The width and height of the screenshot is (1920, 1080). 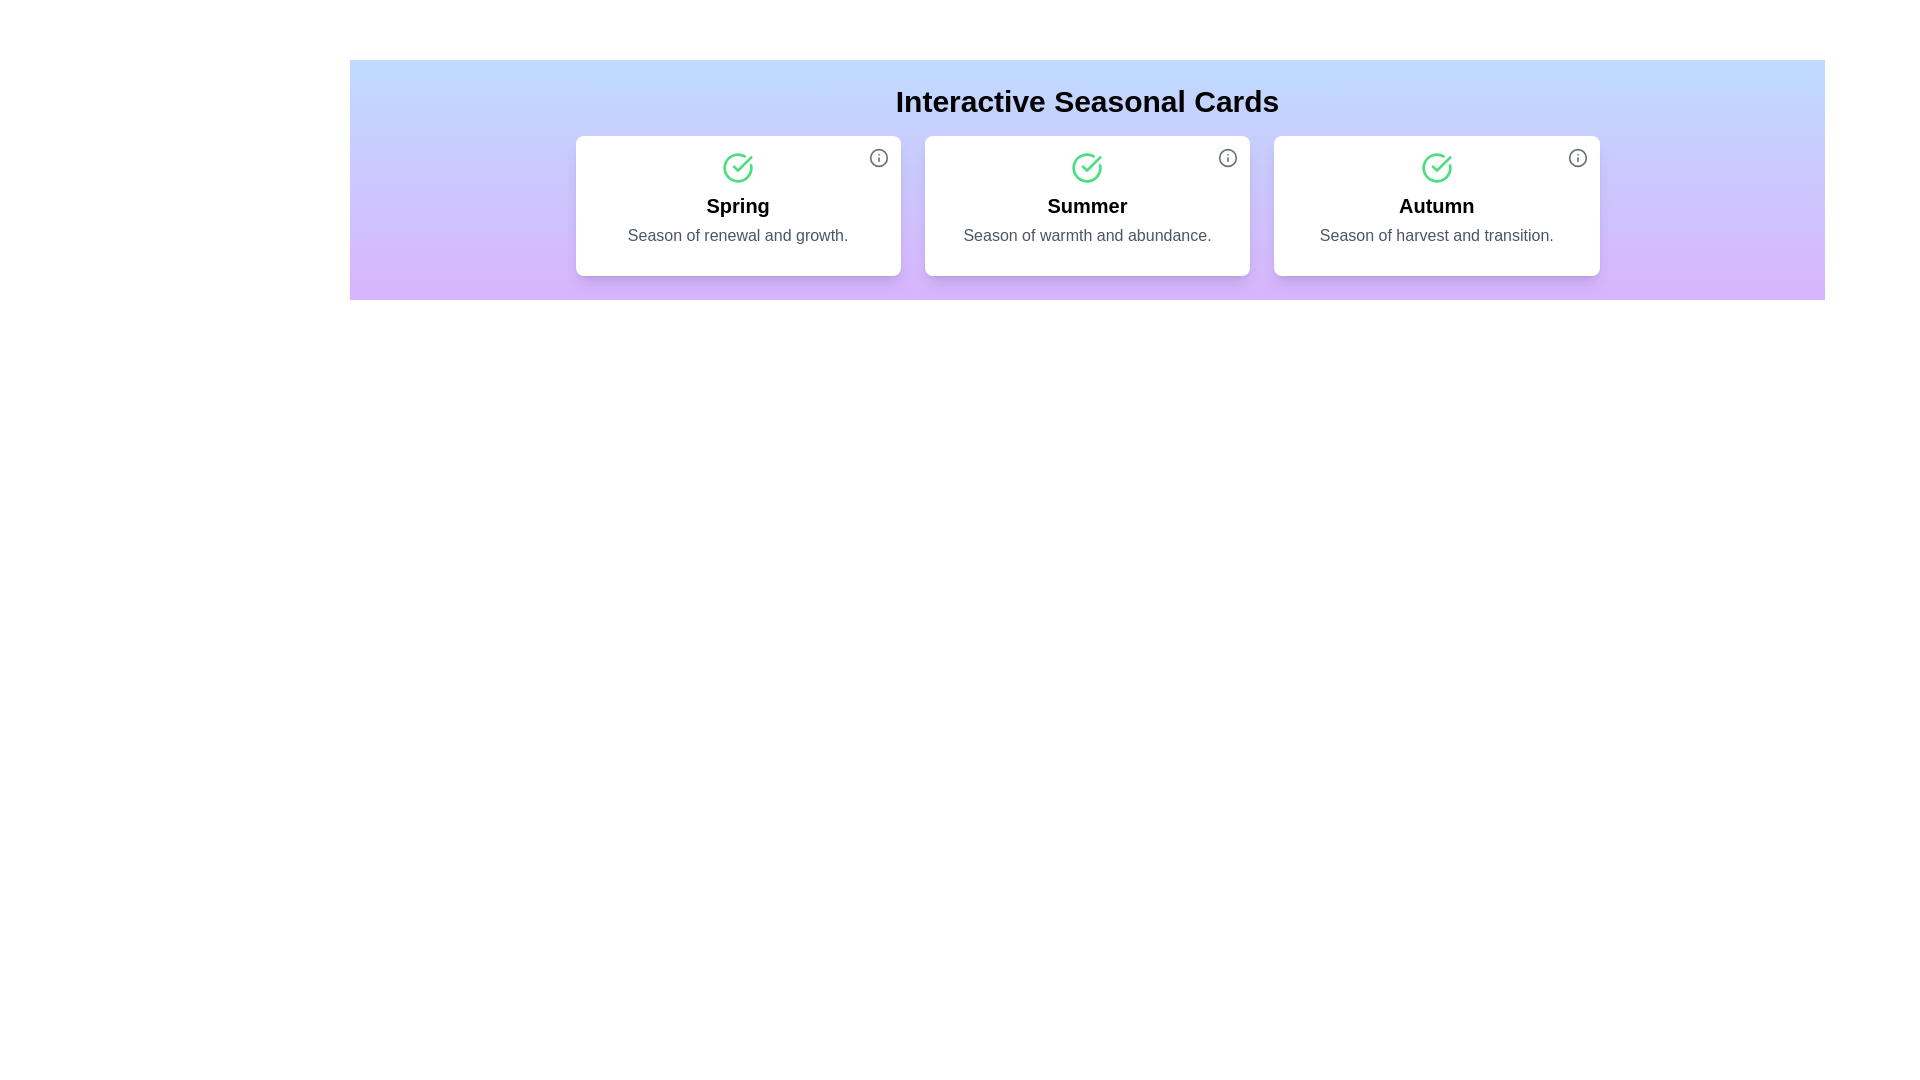 What do you see at coordinates (1086, 205) in the screenshot?
I see `the text label reading 'Summer' which is styled with a large, bold font, located in the center card of a three-card layout` at bounding box center [1086, 205].